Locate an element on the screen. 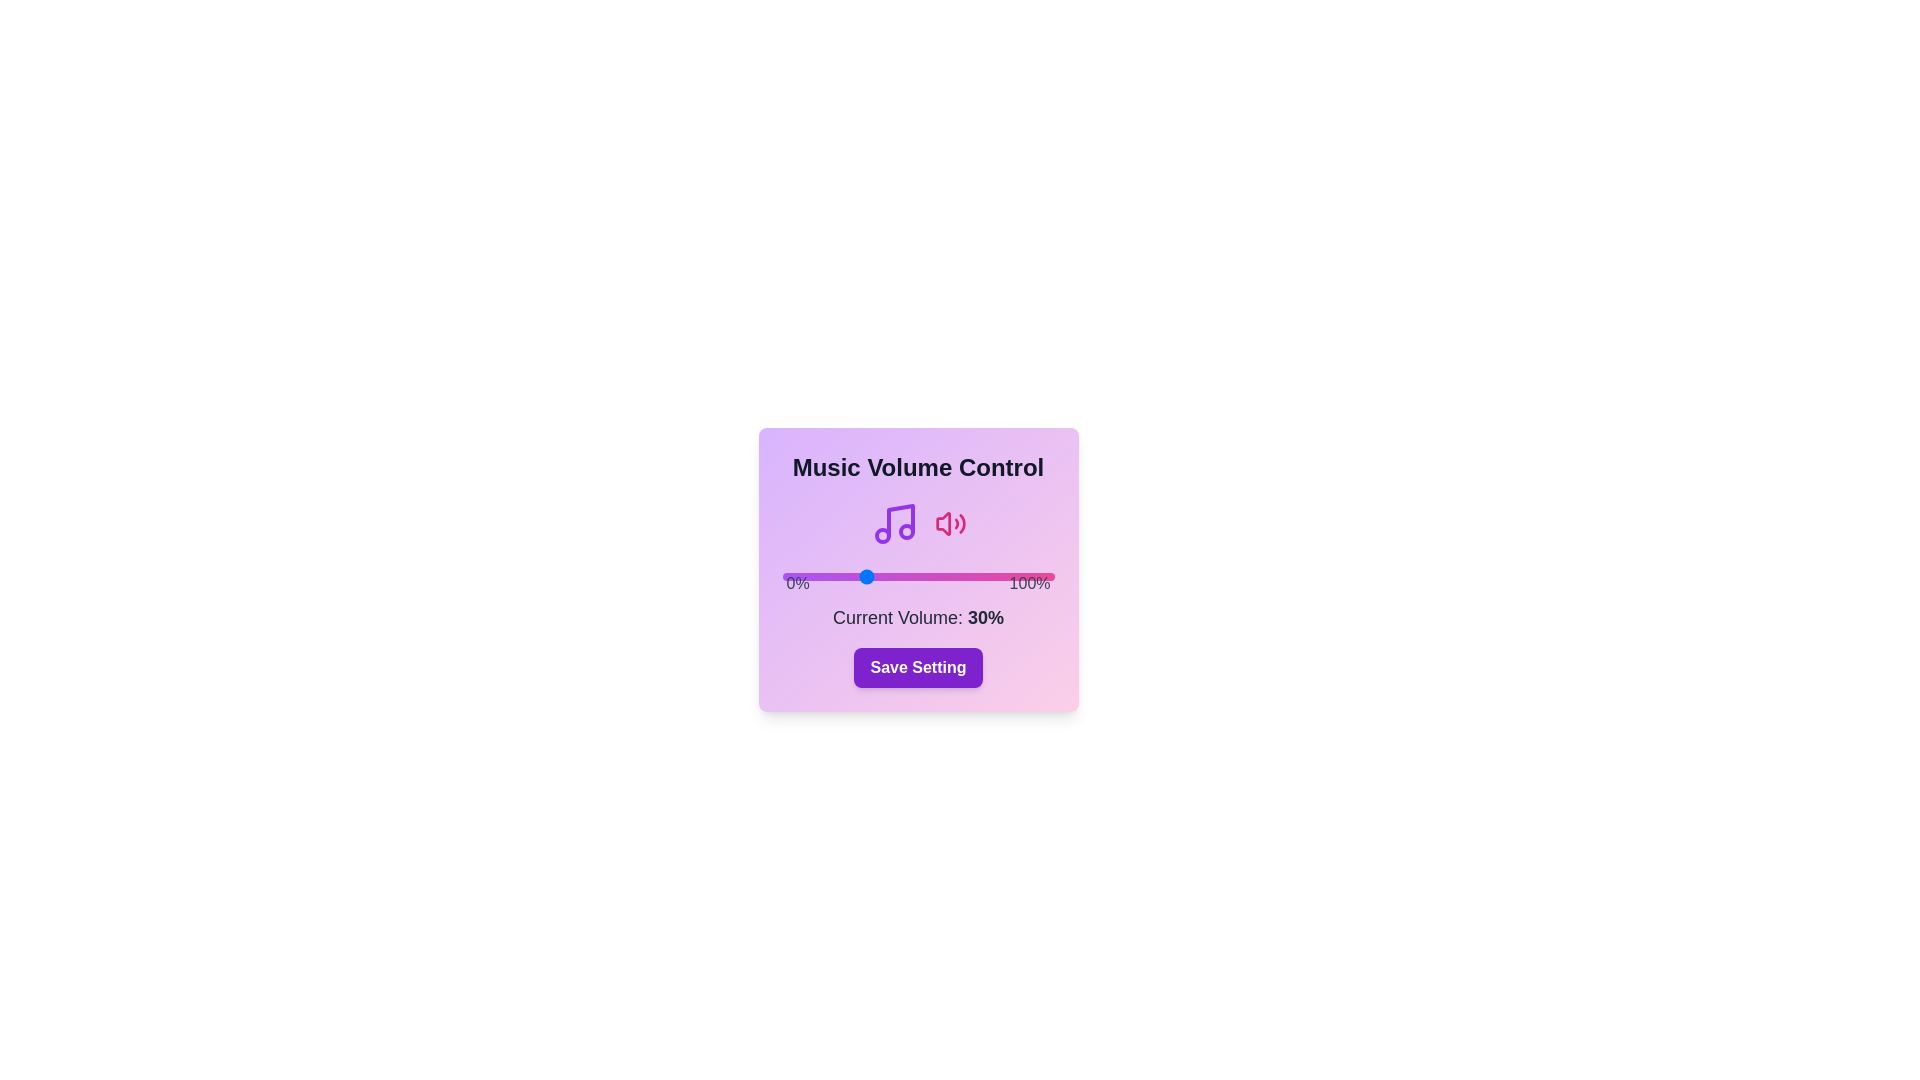 Image resolution: width=1920 pixels, height=1080 pixels. the slider to set the volume to 57% is located at coordinates (936, 577).